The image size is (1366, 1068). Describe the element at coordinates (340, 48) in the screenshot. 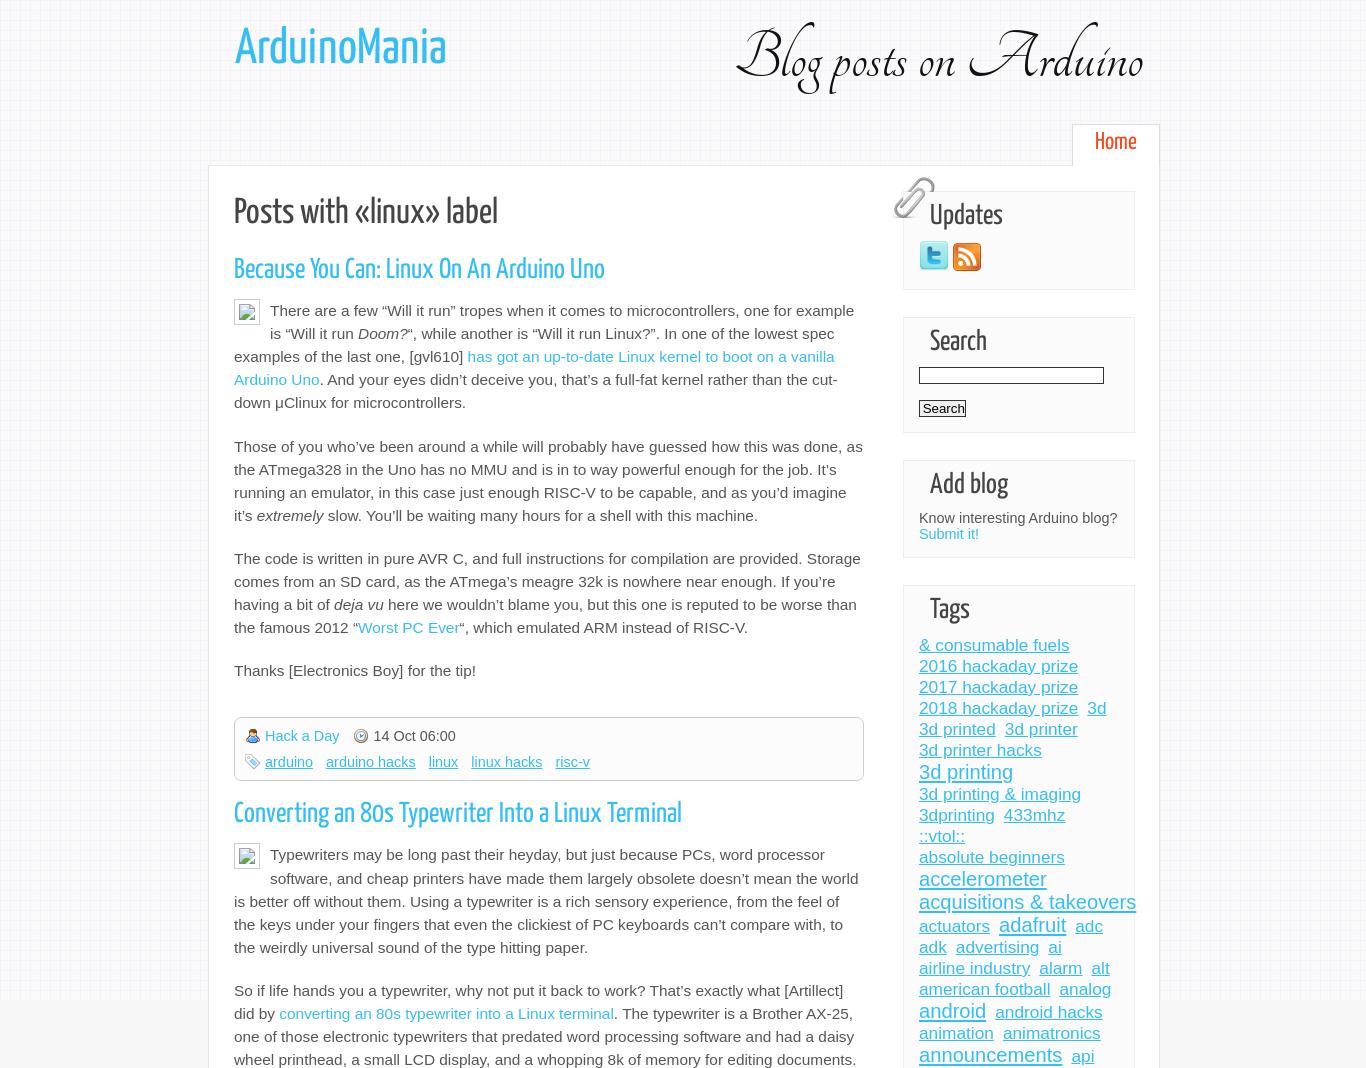

I see `'ArduinoMania'` at that location.